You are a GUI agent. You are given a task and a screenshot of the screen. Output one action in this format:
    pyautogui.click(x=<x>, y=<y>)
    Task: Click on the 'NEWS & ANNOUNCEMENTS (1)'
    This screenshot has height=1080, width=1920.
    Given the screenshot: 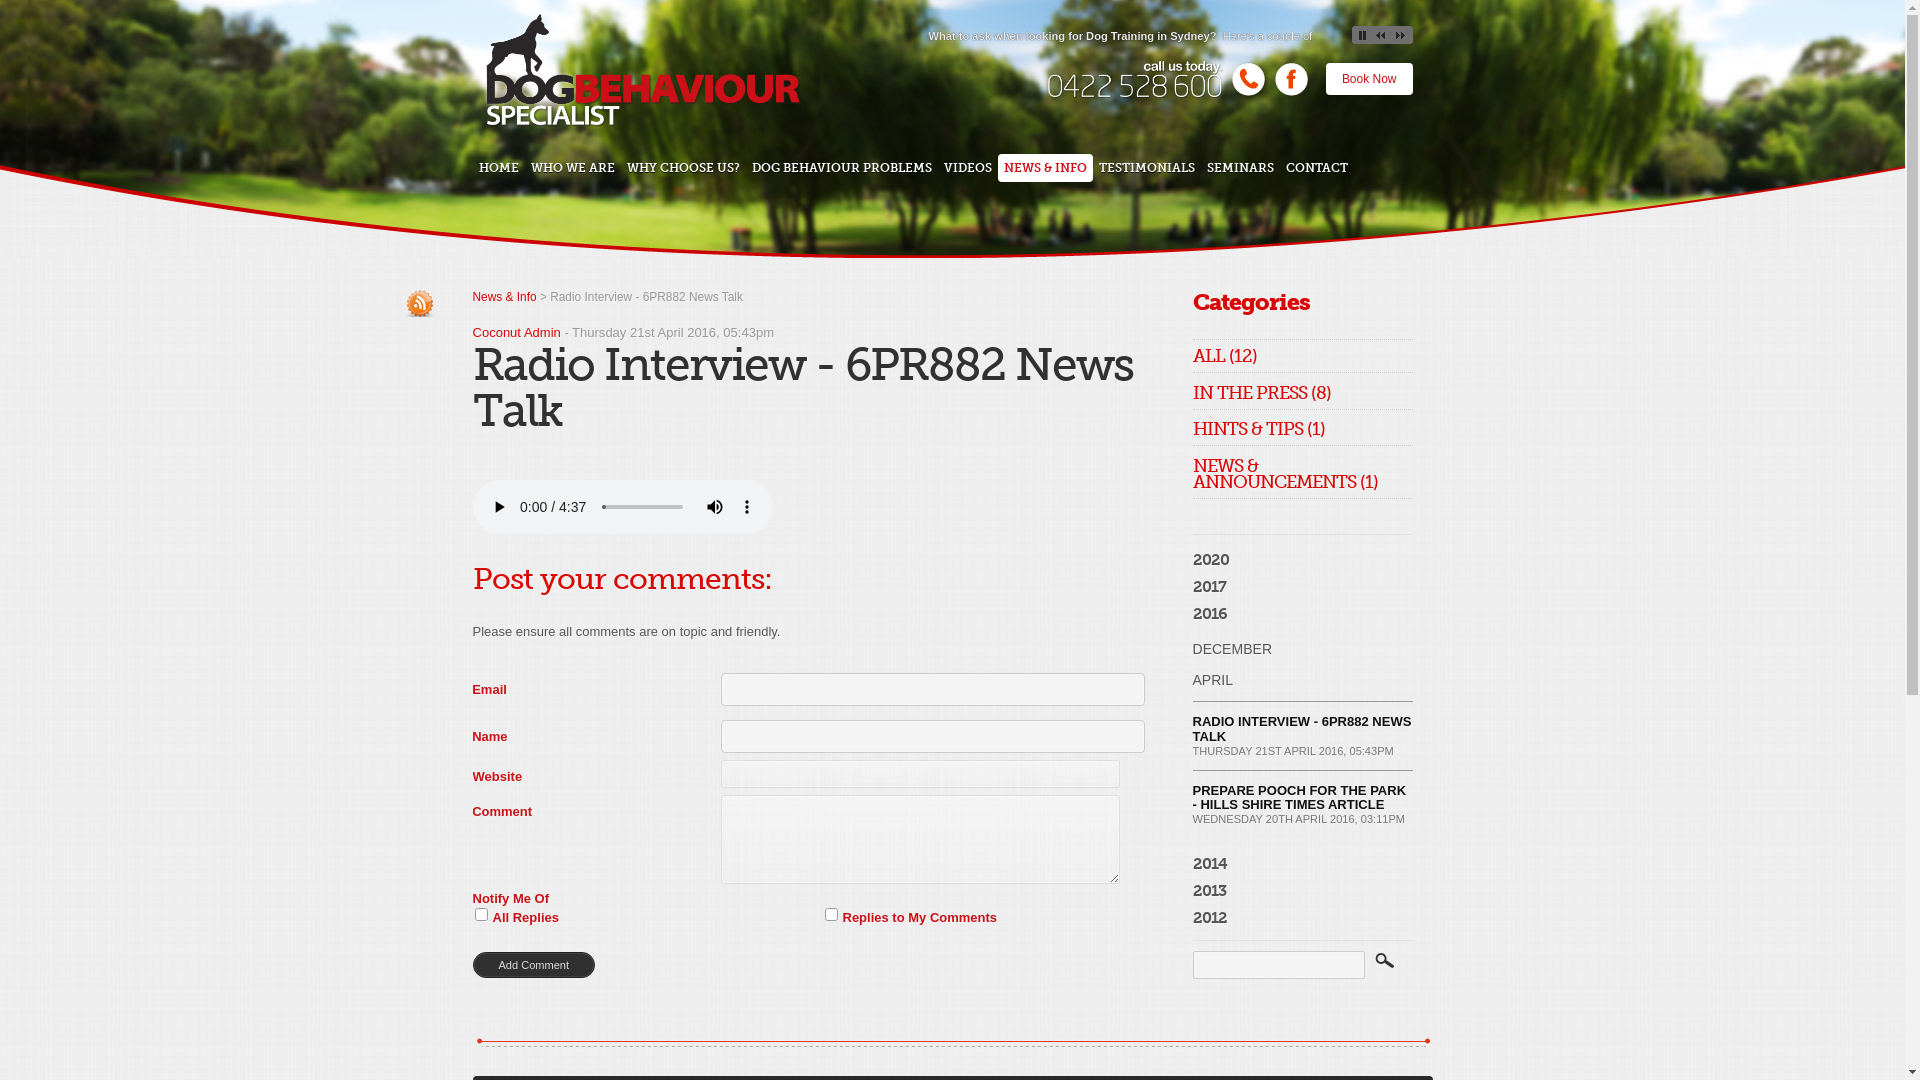 What is the action you would take?
    pyautogui.click(x=1284, y=478)
    